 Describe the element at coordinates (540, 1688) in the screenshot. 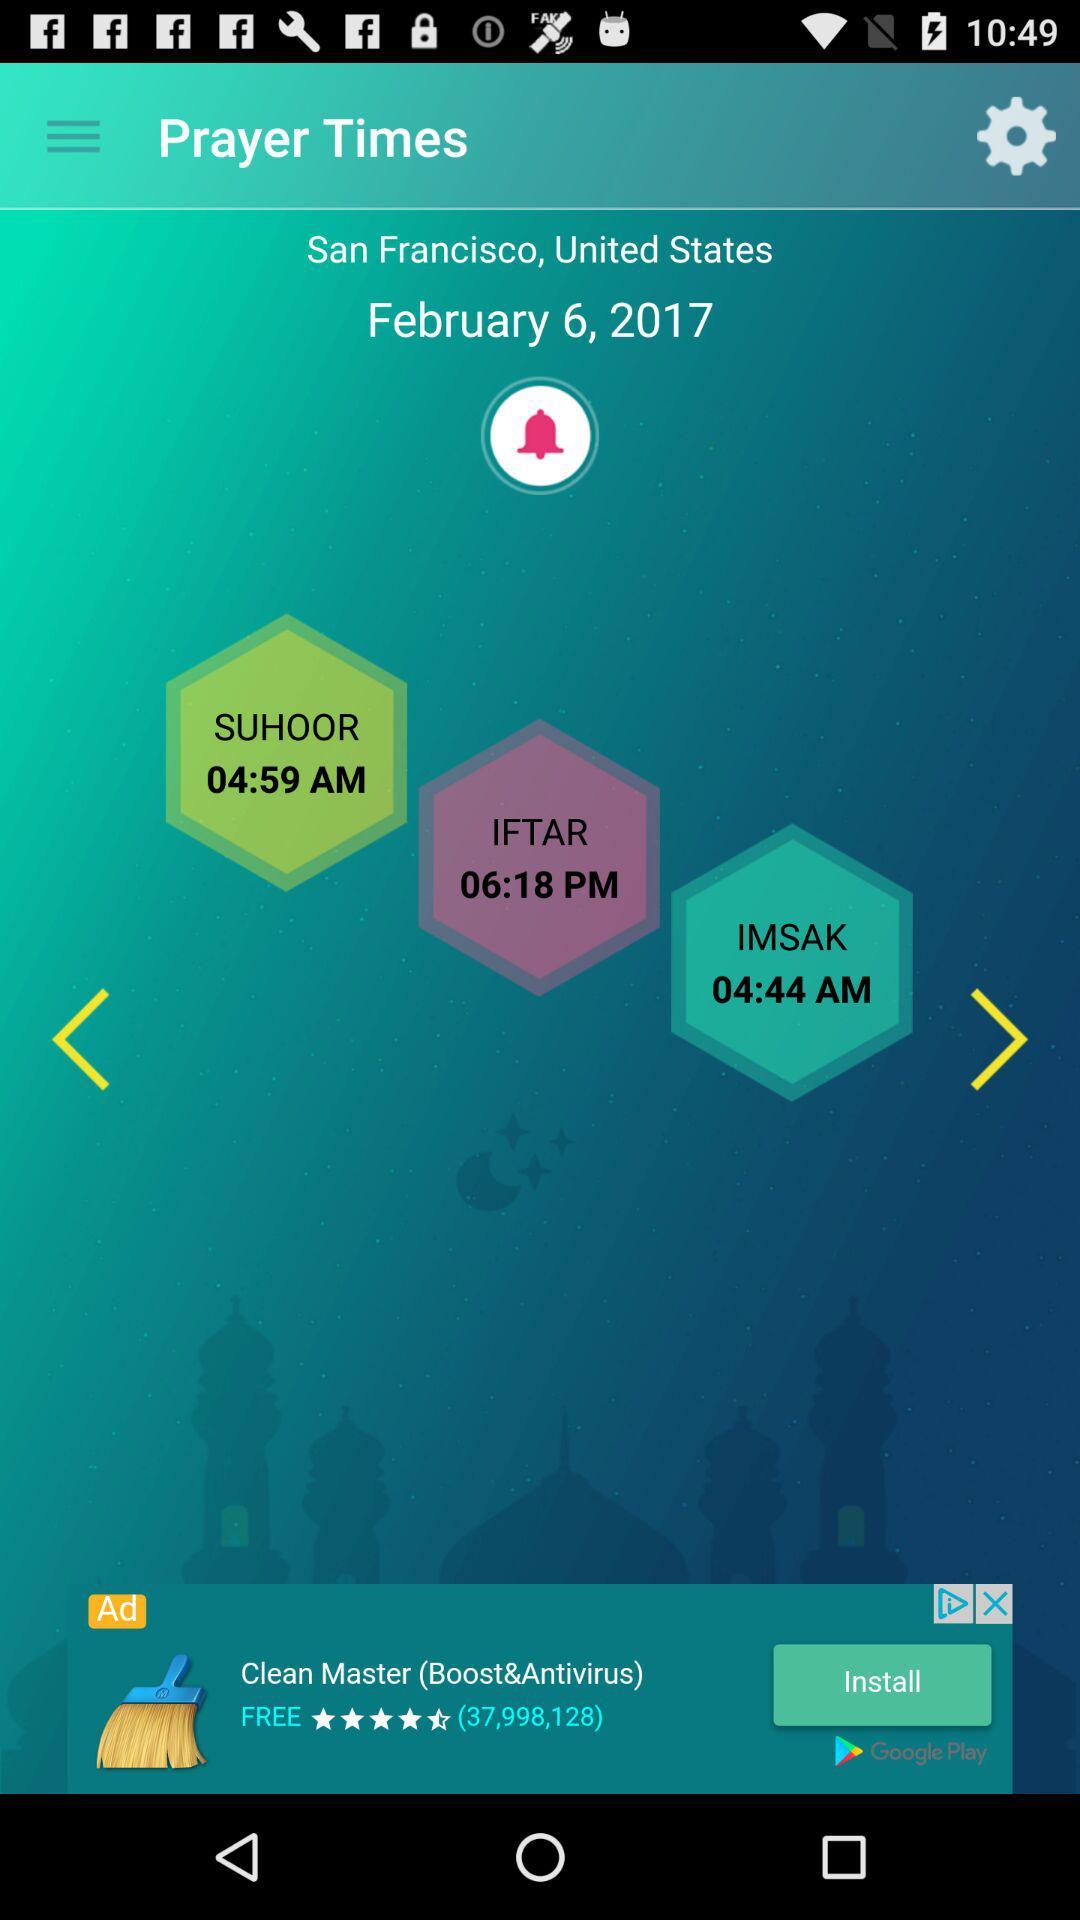

I see `advertisement` at that location.